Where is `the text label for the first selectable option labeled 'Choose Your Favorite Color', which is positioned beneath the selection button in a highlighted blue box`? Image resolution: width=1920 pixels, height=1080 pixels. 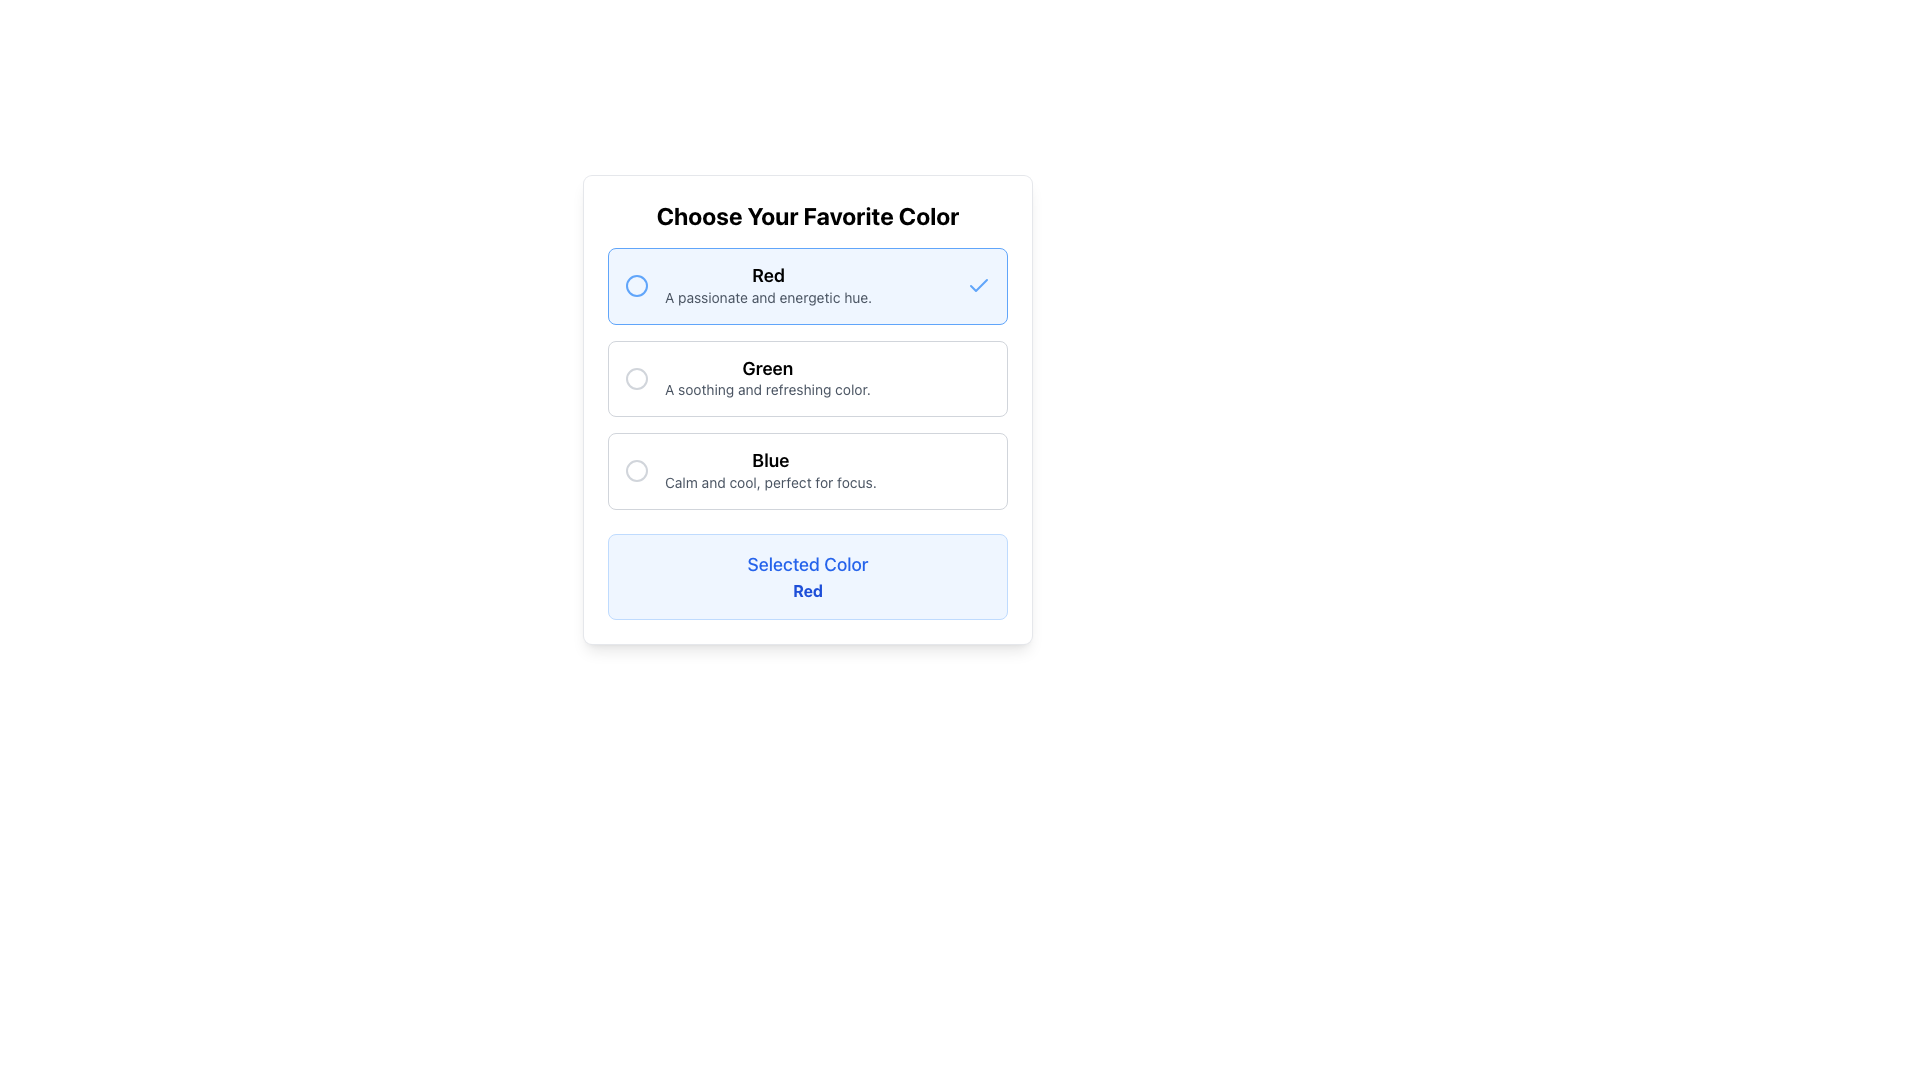 the text label for the first selectable option labeled 'Choose Your Favorite Color', which is positioned beneath the selection button in a highlighted blue box is located at coordinates (767, 286).